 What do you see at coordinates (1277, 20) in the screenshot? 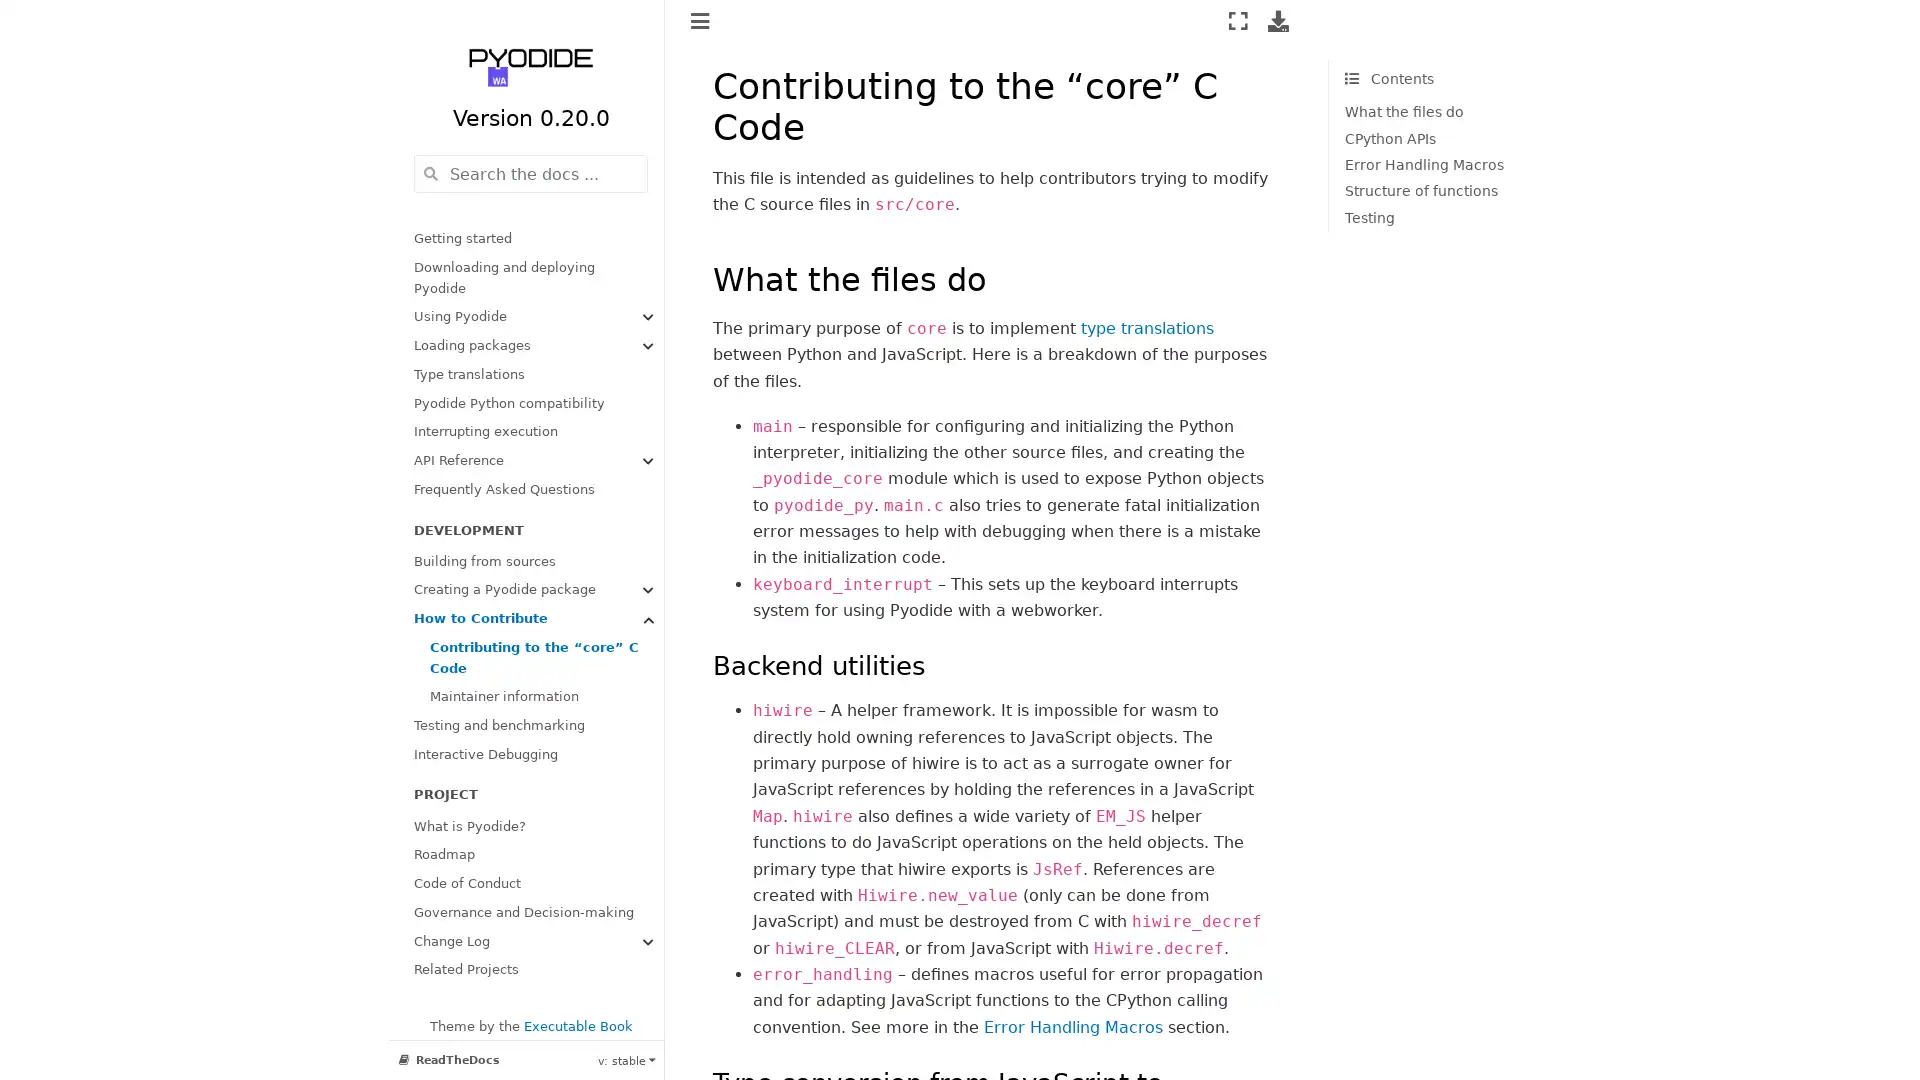
I see `Download this page` at bounding box center [1277, 20].